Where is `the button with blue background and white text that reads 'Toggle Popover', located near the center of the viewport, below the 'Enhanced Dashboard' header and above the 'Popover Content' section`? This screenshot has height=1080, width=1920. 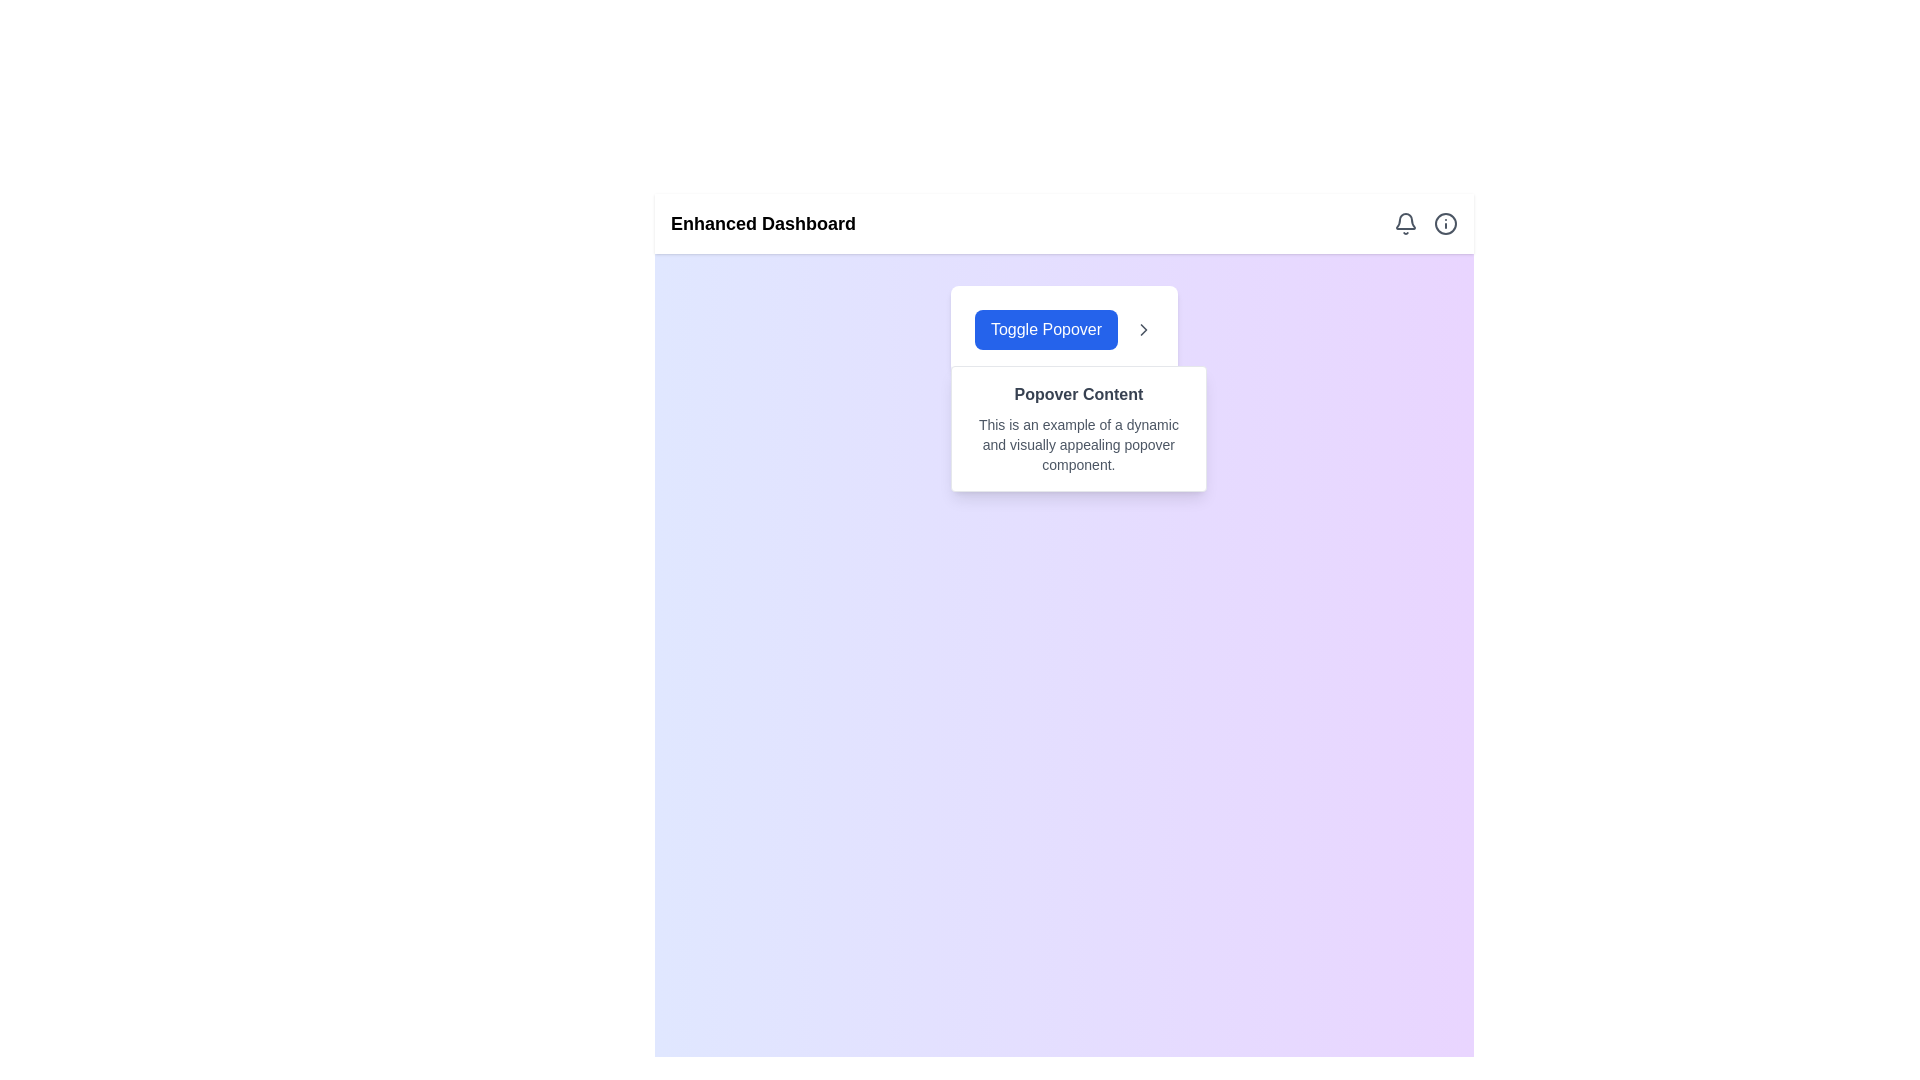 the button with blue background and white text that reads 'Toggle Popover', located near the center of the viewport, below the 'Enhanced Dashboard' header and above the 'Popover Content' section is located at coordinates (1063, 329).